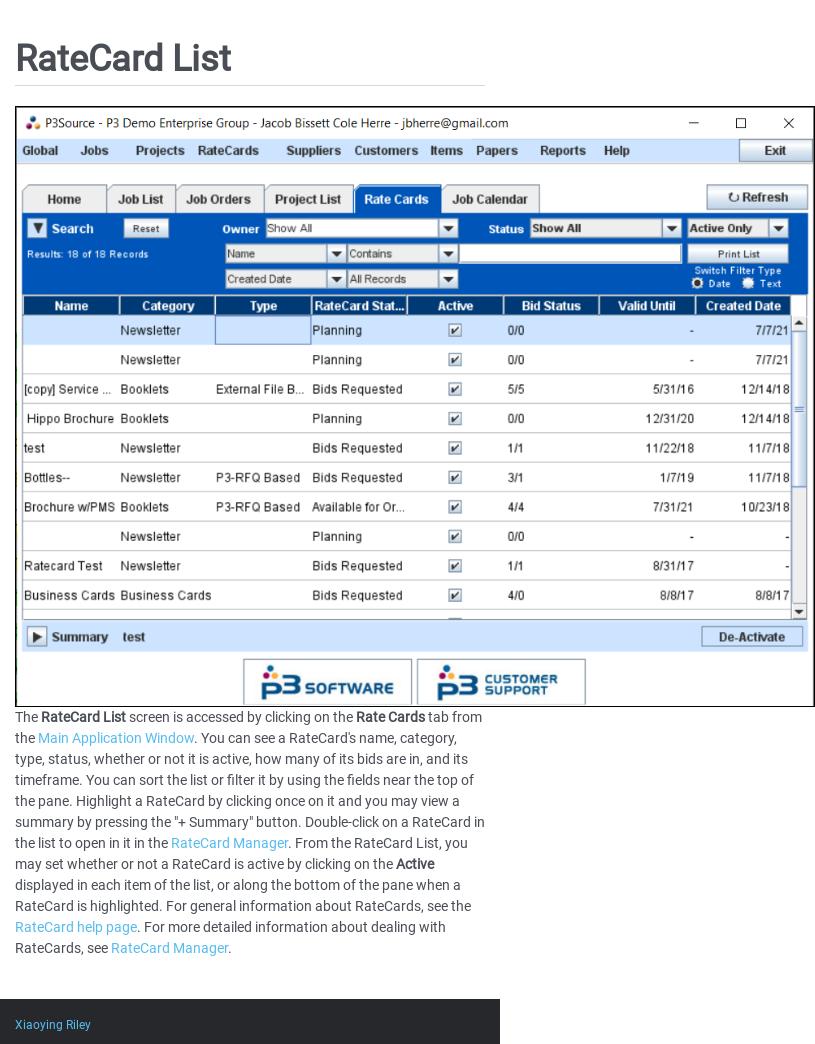 The width and height of the screenshot is (815, 1044). I want to click on '.', so click(229, 946).